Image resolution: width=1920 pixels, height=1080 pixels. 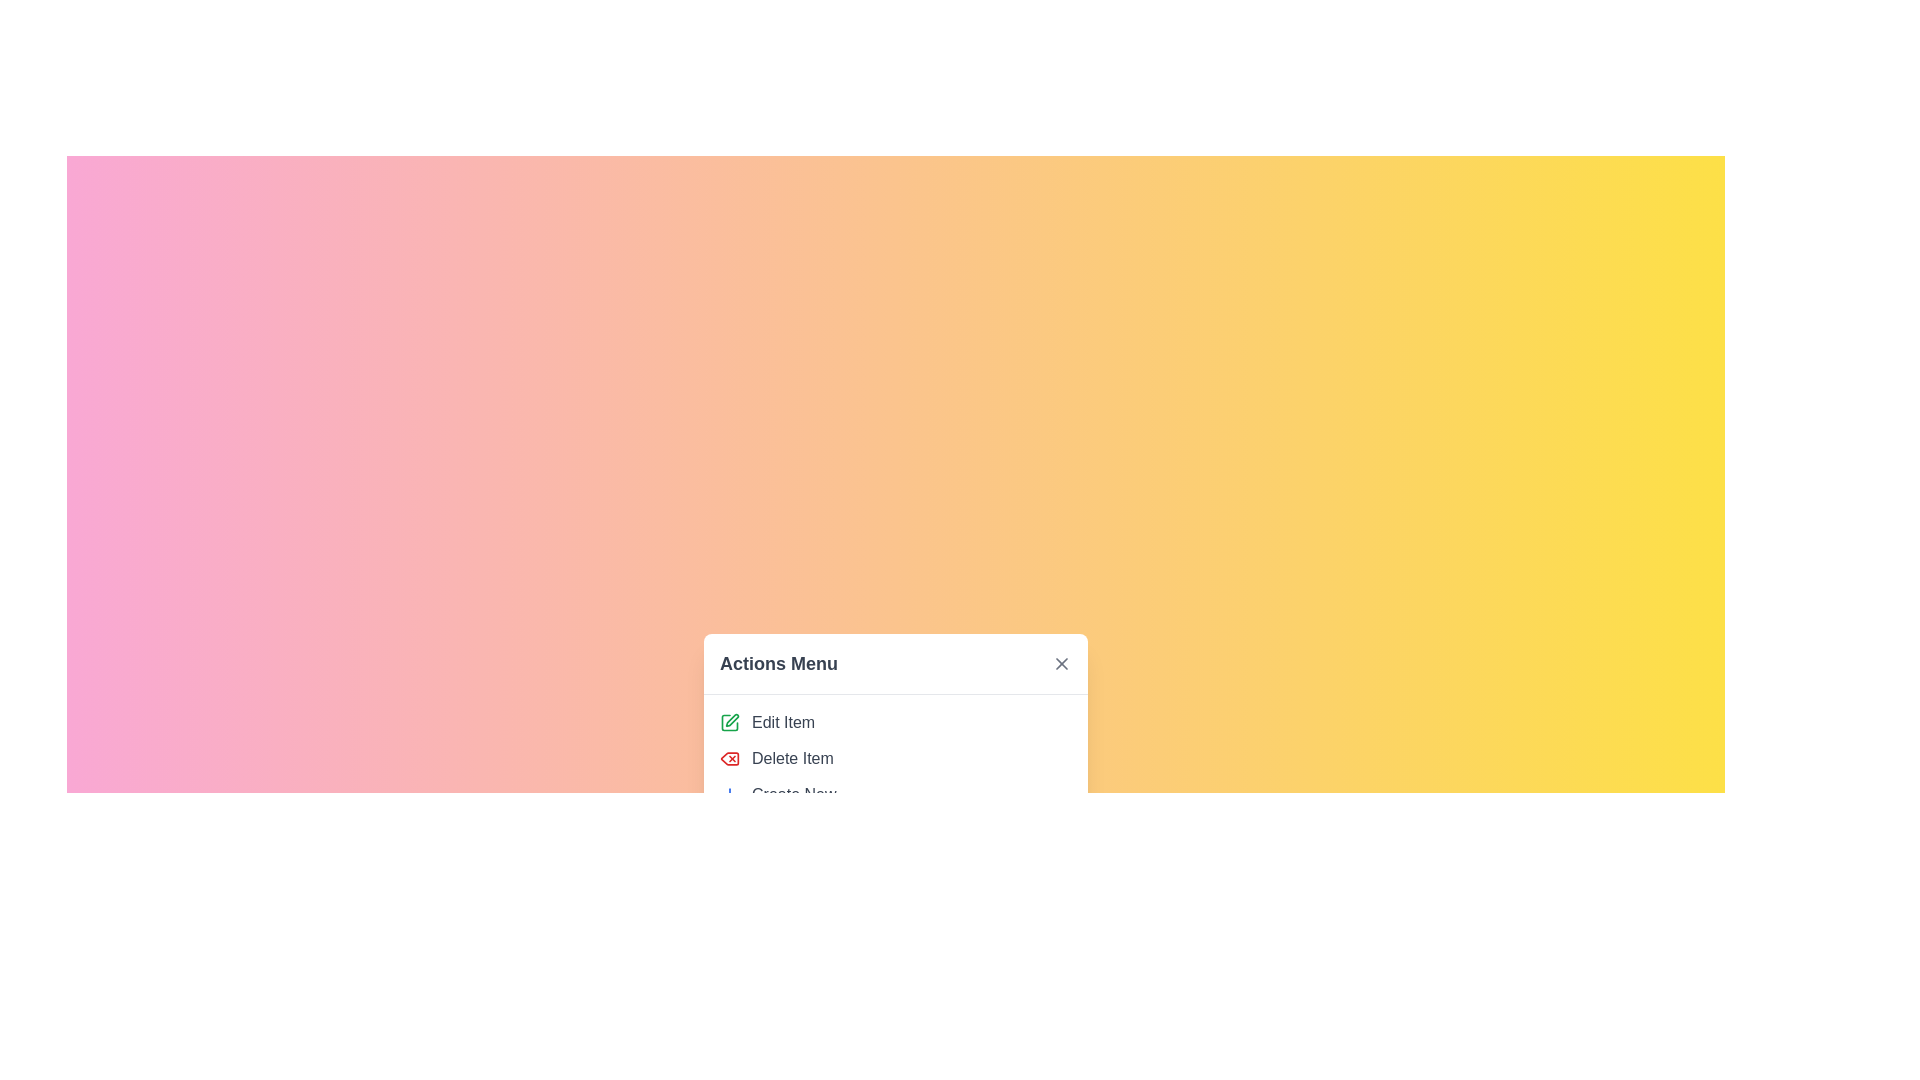 I want to click on to select the 'Delete Item' option, which is the second menu item in the 'Actions Menu' and is indicated by a gray text label with a red delete icon preceding it, so click(x=791, y=758).